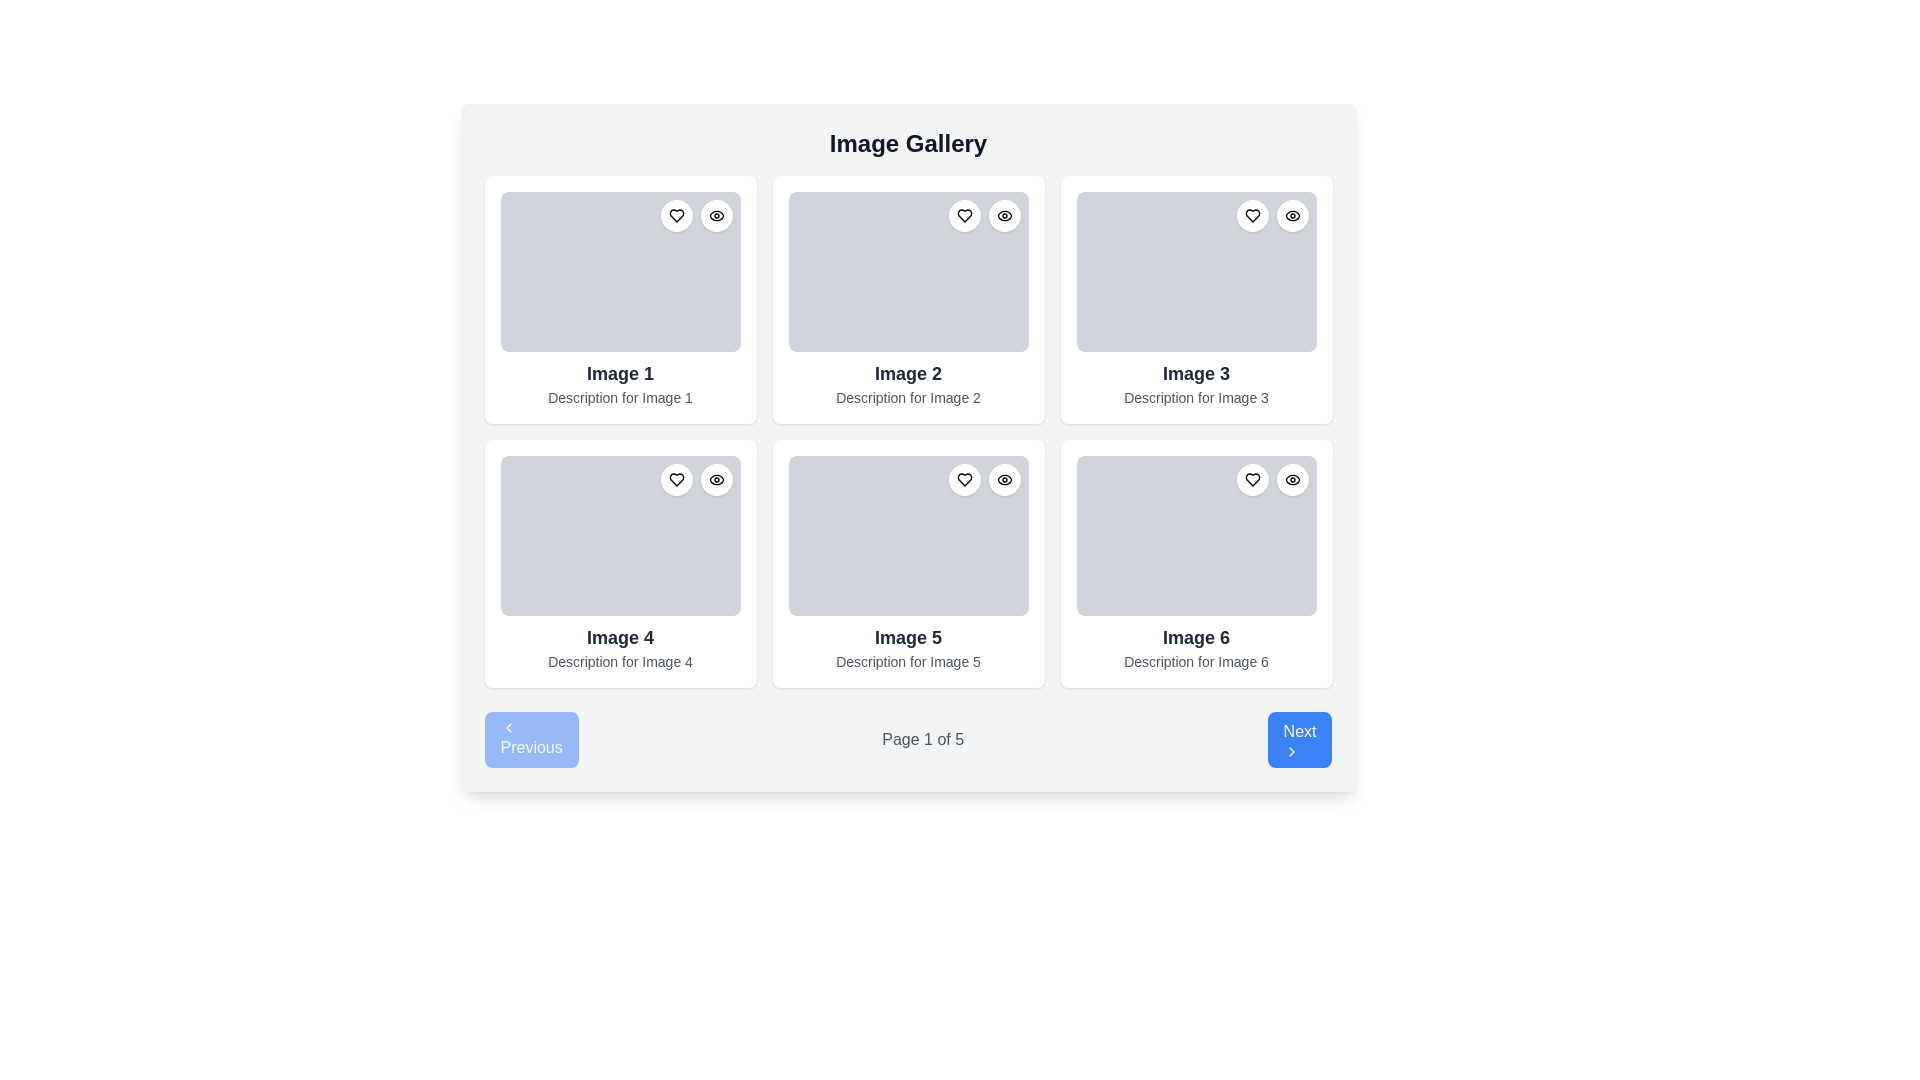 This screenshot has height=1080, width=1920. Describe the element at coordinates (1292, 216) in the screenshot. I see `the circular preview button with a white background and an eye icon located in the top-right corner of the card associated with 'Image 3' in the image gallery` at that location.